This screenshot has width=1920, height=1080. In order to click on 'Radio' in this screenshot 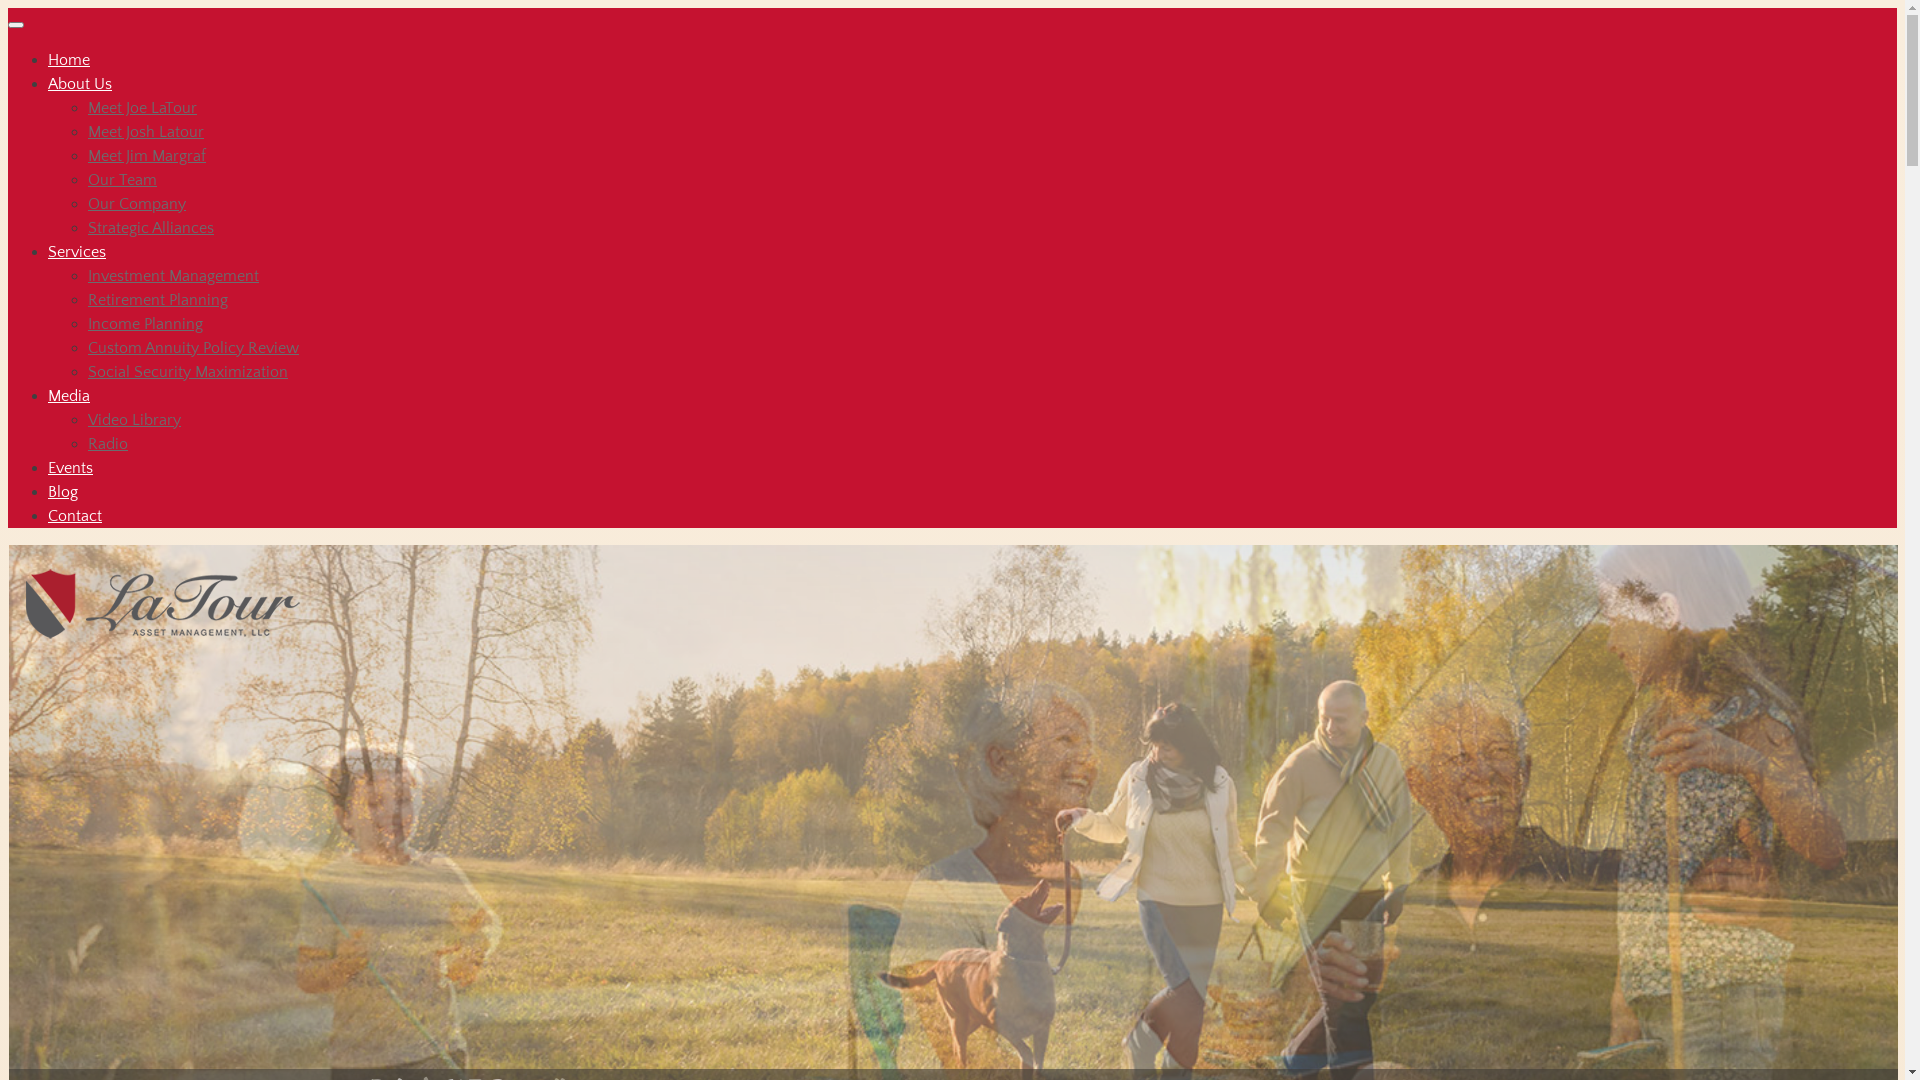, I will do `click(106, 442)`.